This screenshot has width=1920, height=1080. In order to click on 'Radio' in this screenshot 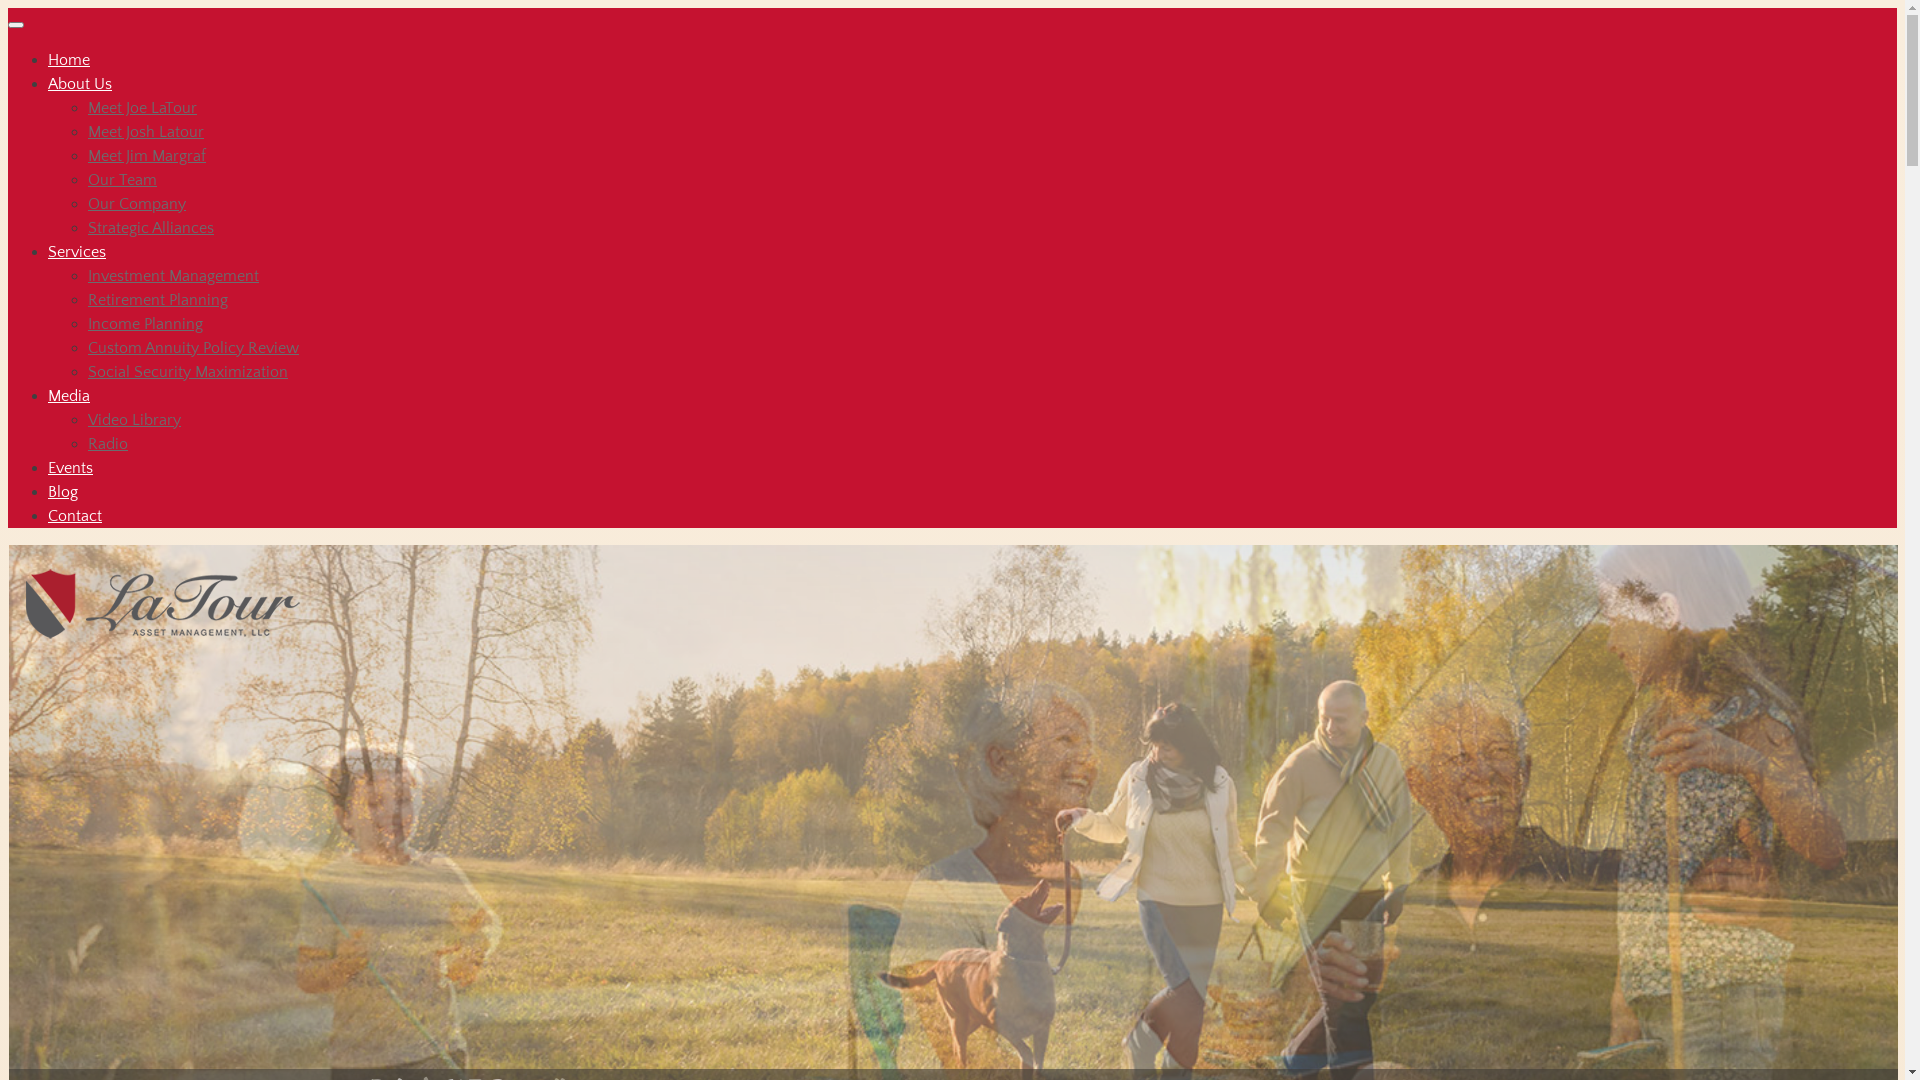, I will do `click(106, 442)`.